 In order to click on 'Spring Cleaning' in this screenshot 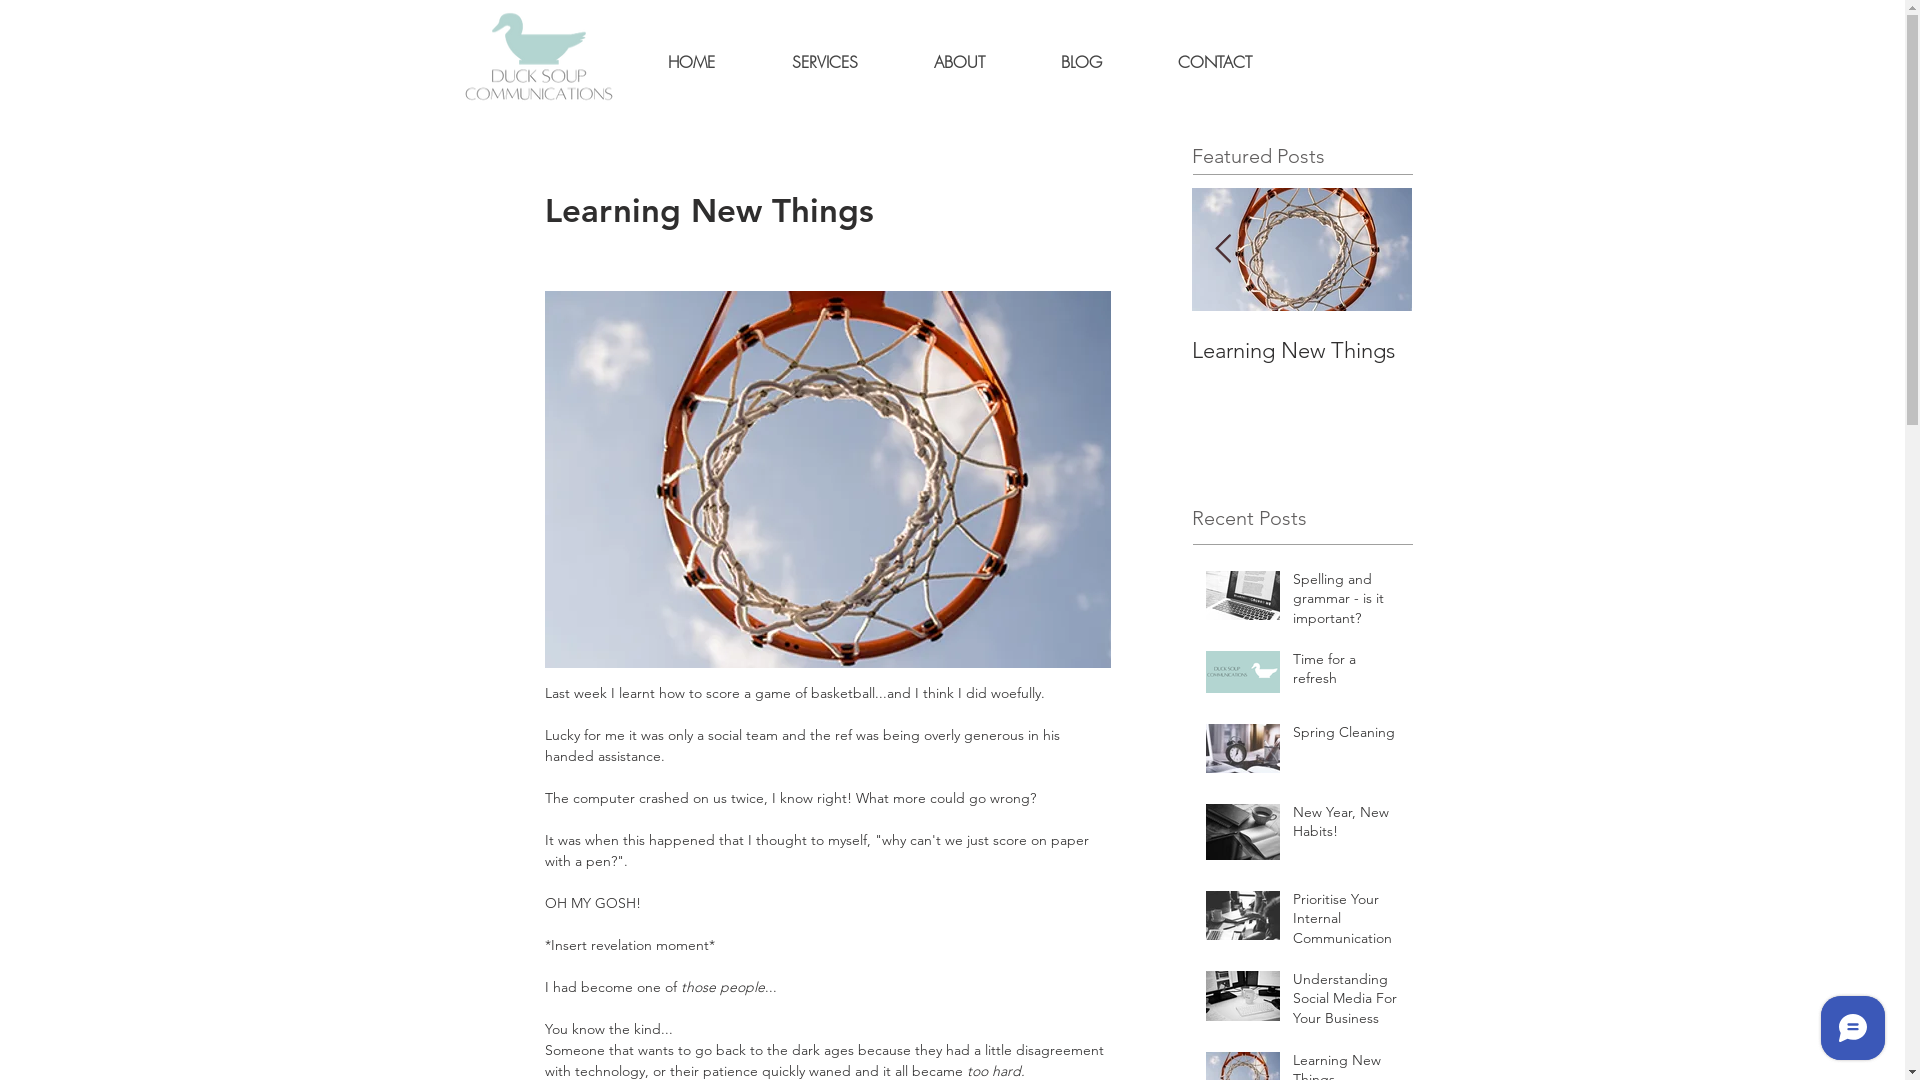, I will do `click(1345, 736)`.